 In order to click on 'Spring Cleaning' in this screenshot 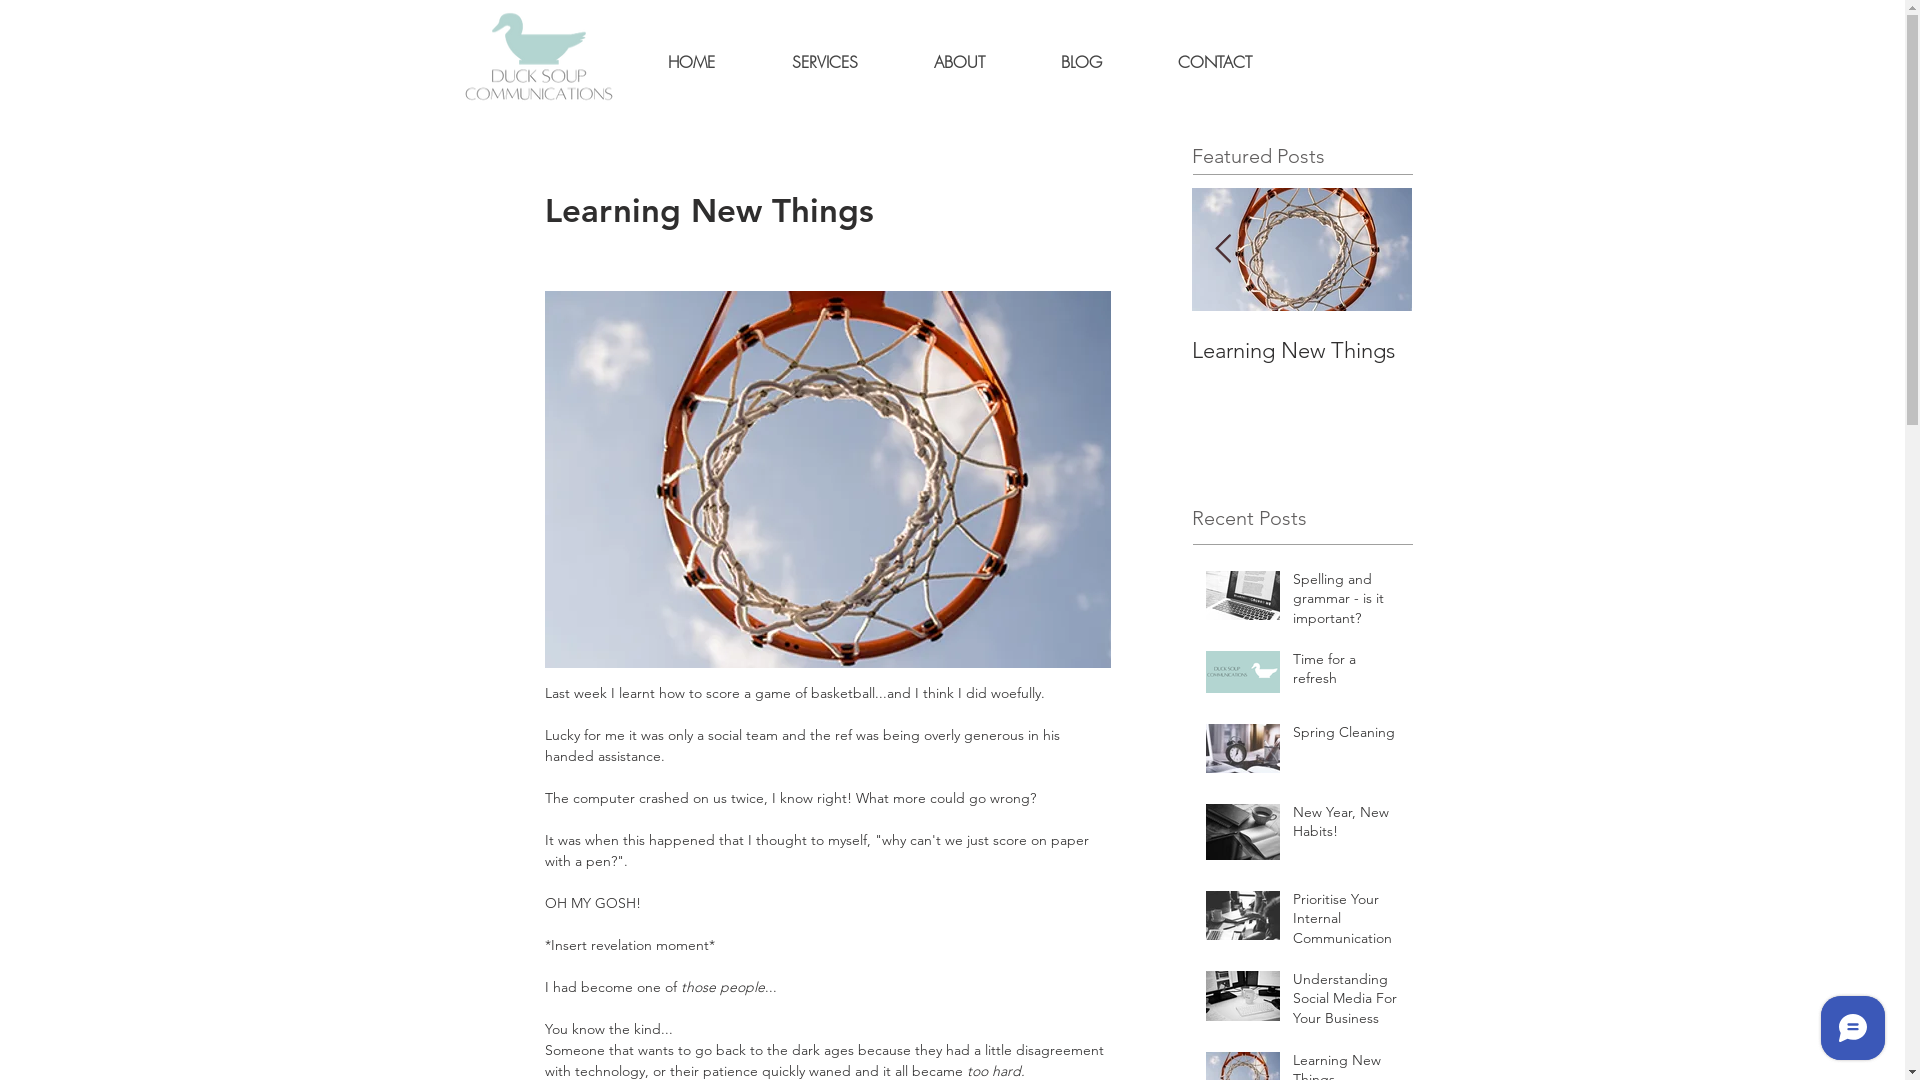, I will do `click(1345, 736)`.